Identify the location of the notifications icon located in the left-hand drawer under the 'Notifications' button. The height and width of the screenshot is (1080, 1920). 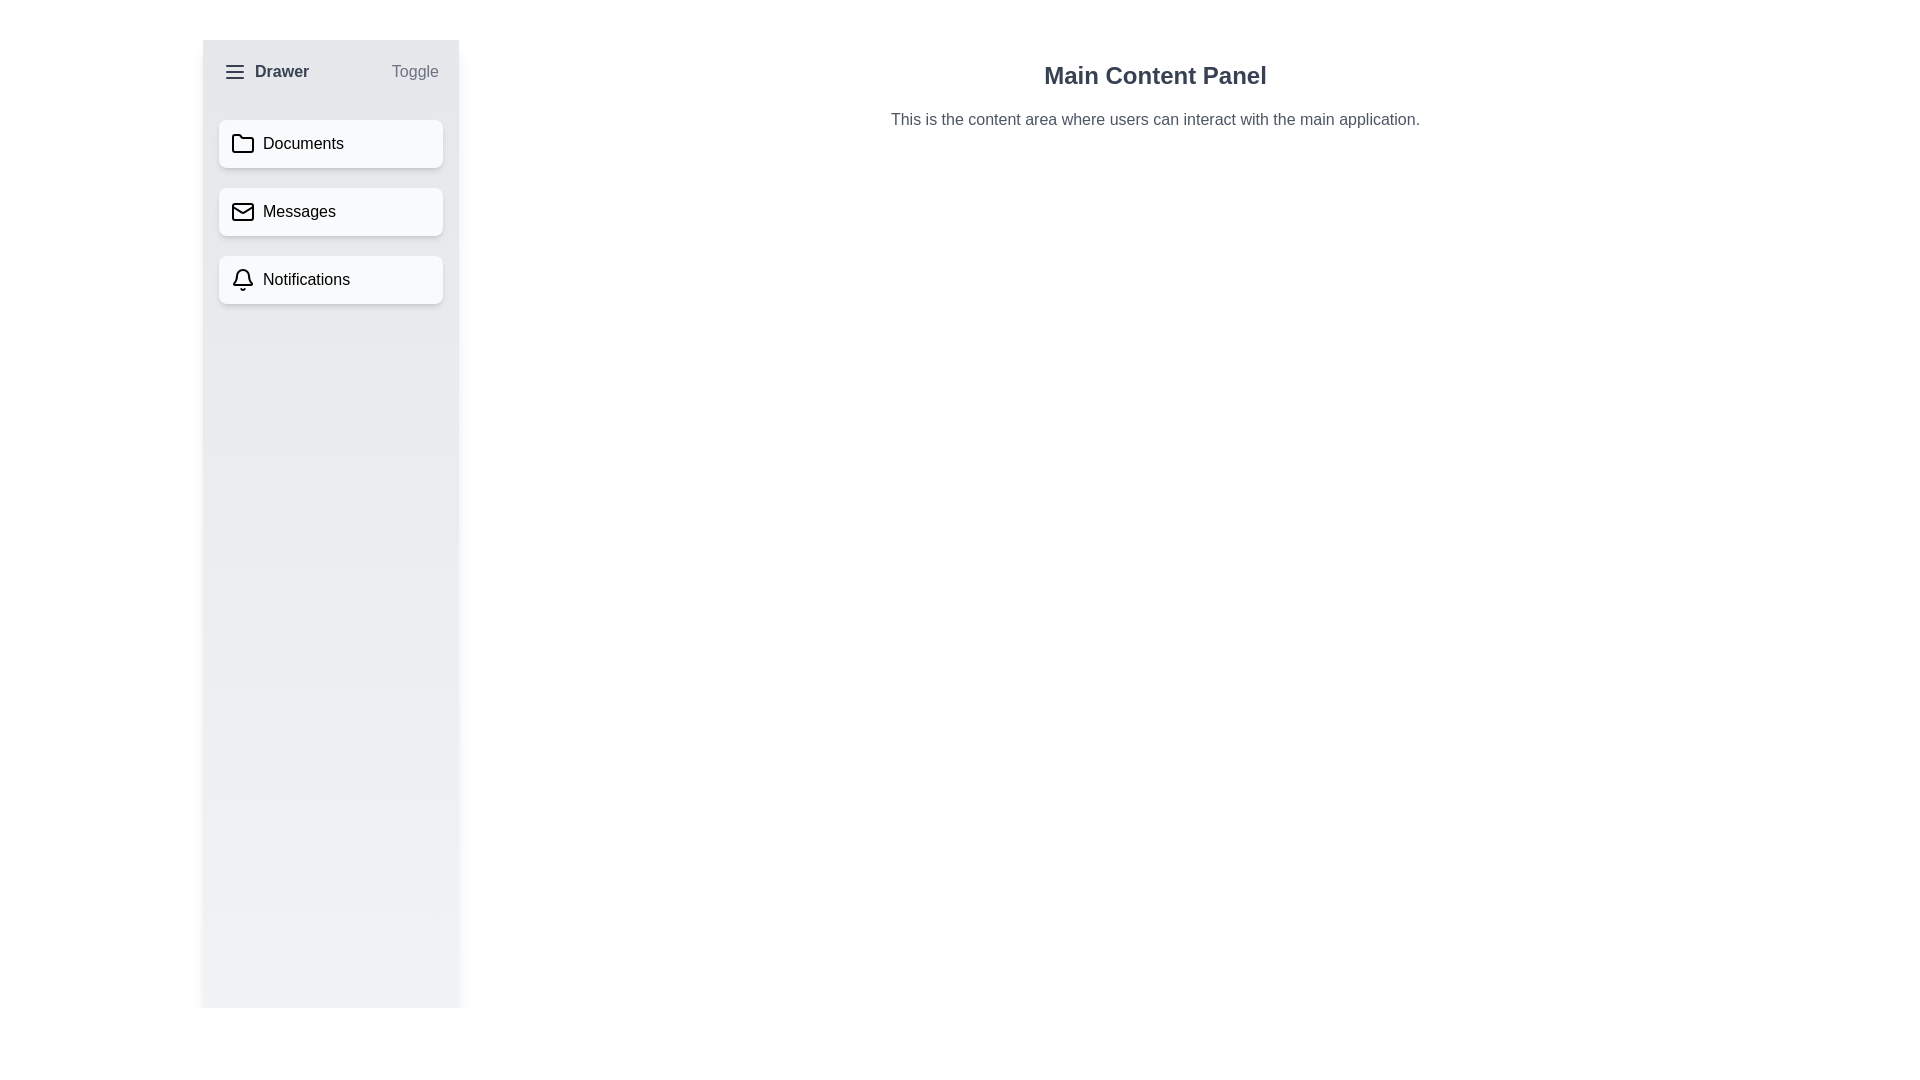
(242, 277).